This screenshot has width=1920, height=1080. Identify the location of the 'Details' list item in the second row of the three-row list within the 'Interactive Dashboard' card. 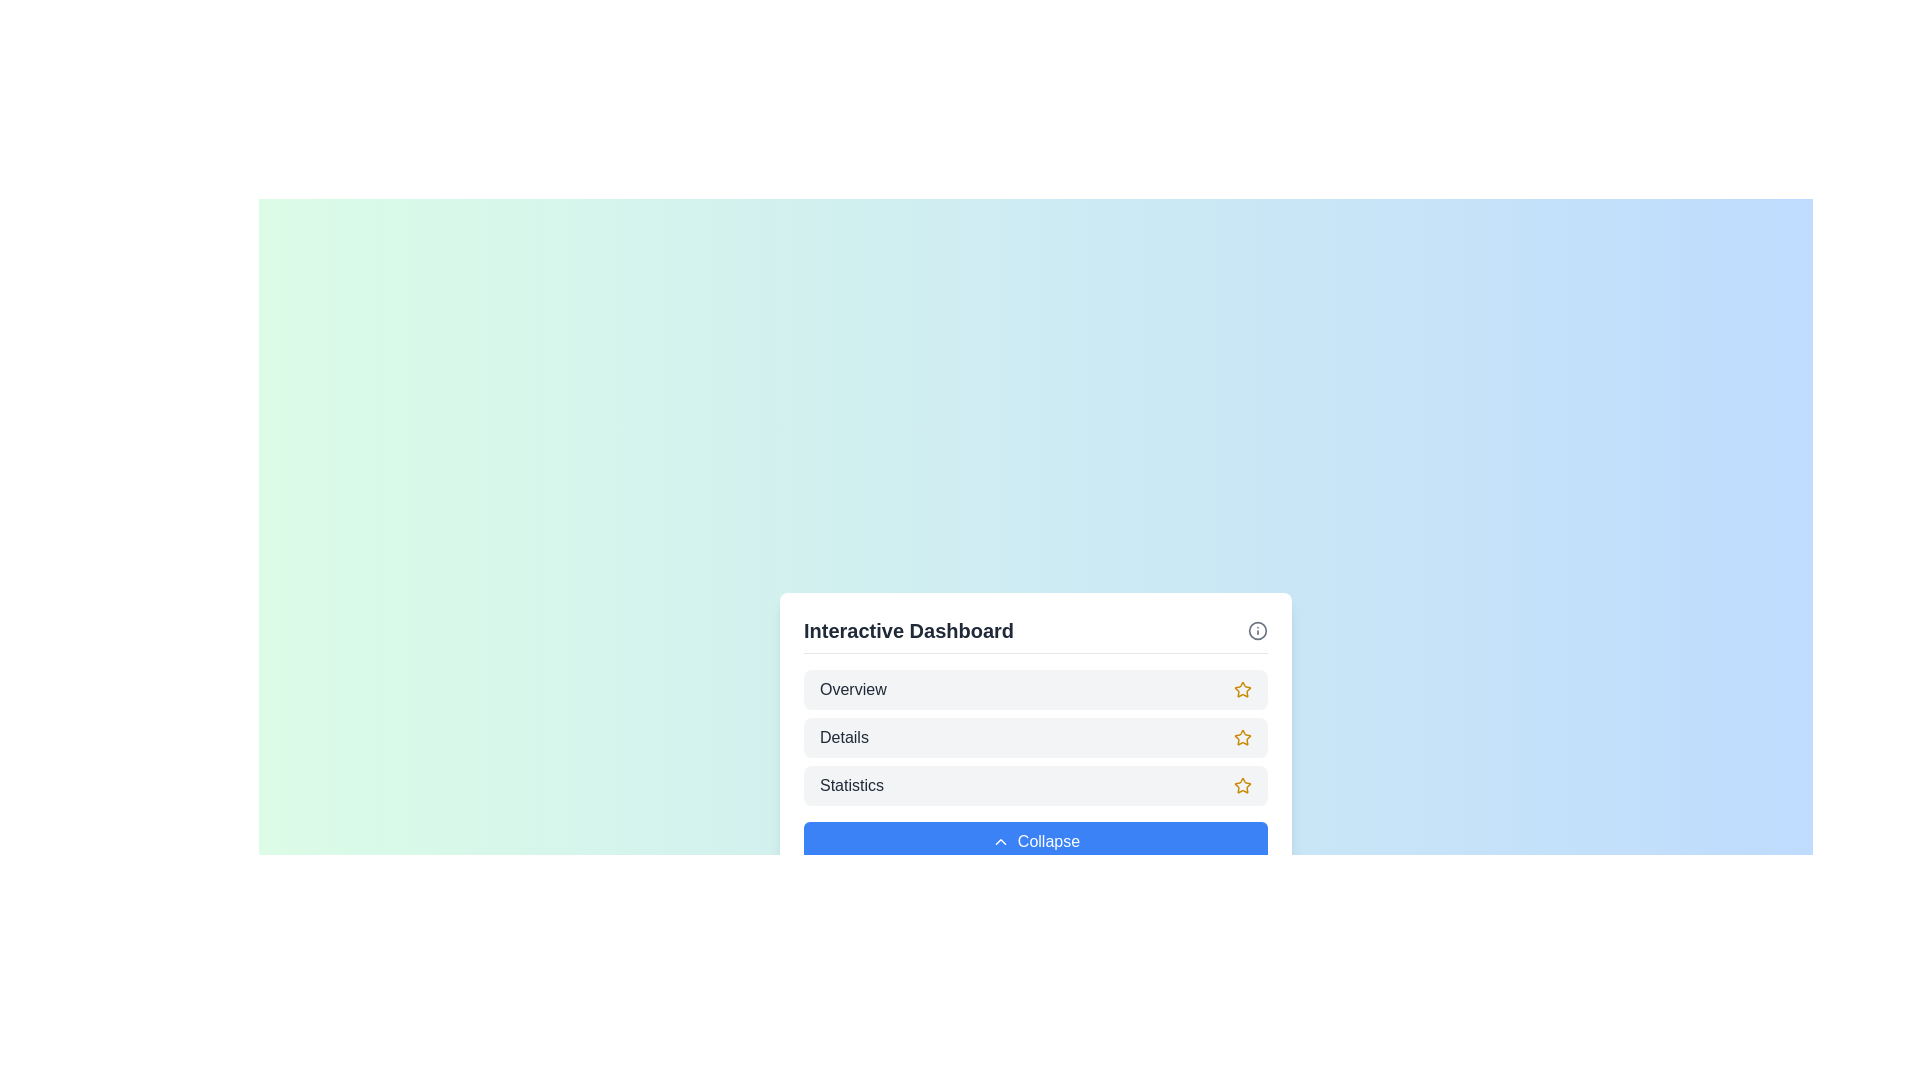
(1036, 737).